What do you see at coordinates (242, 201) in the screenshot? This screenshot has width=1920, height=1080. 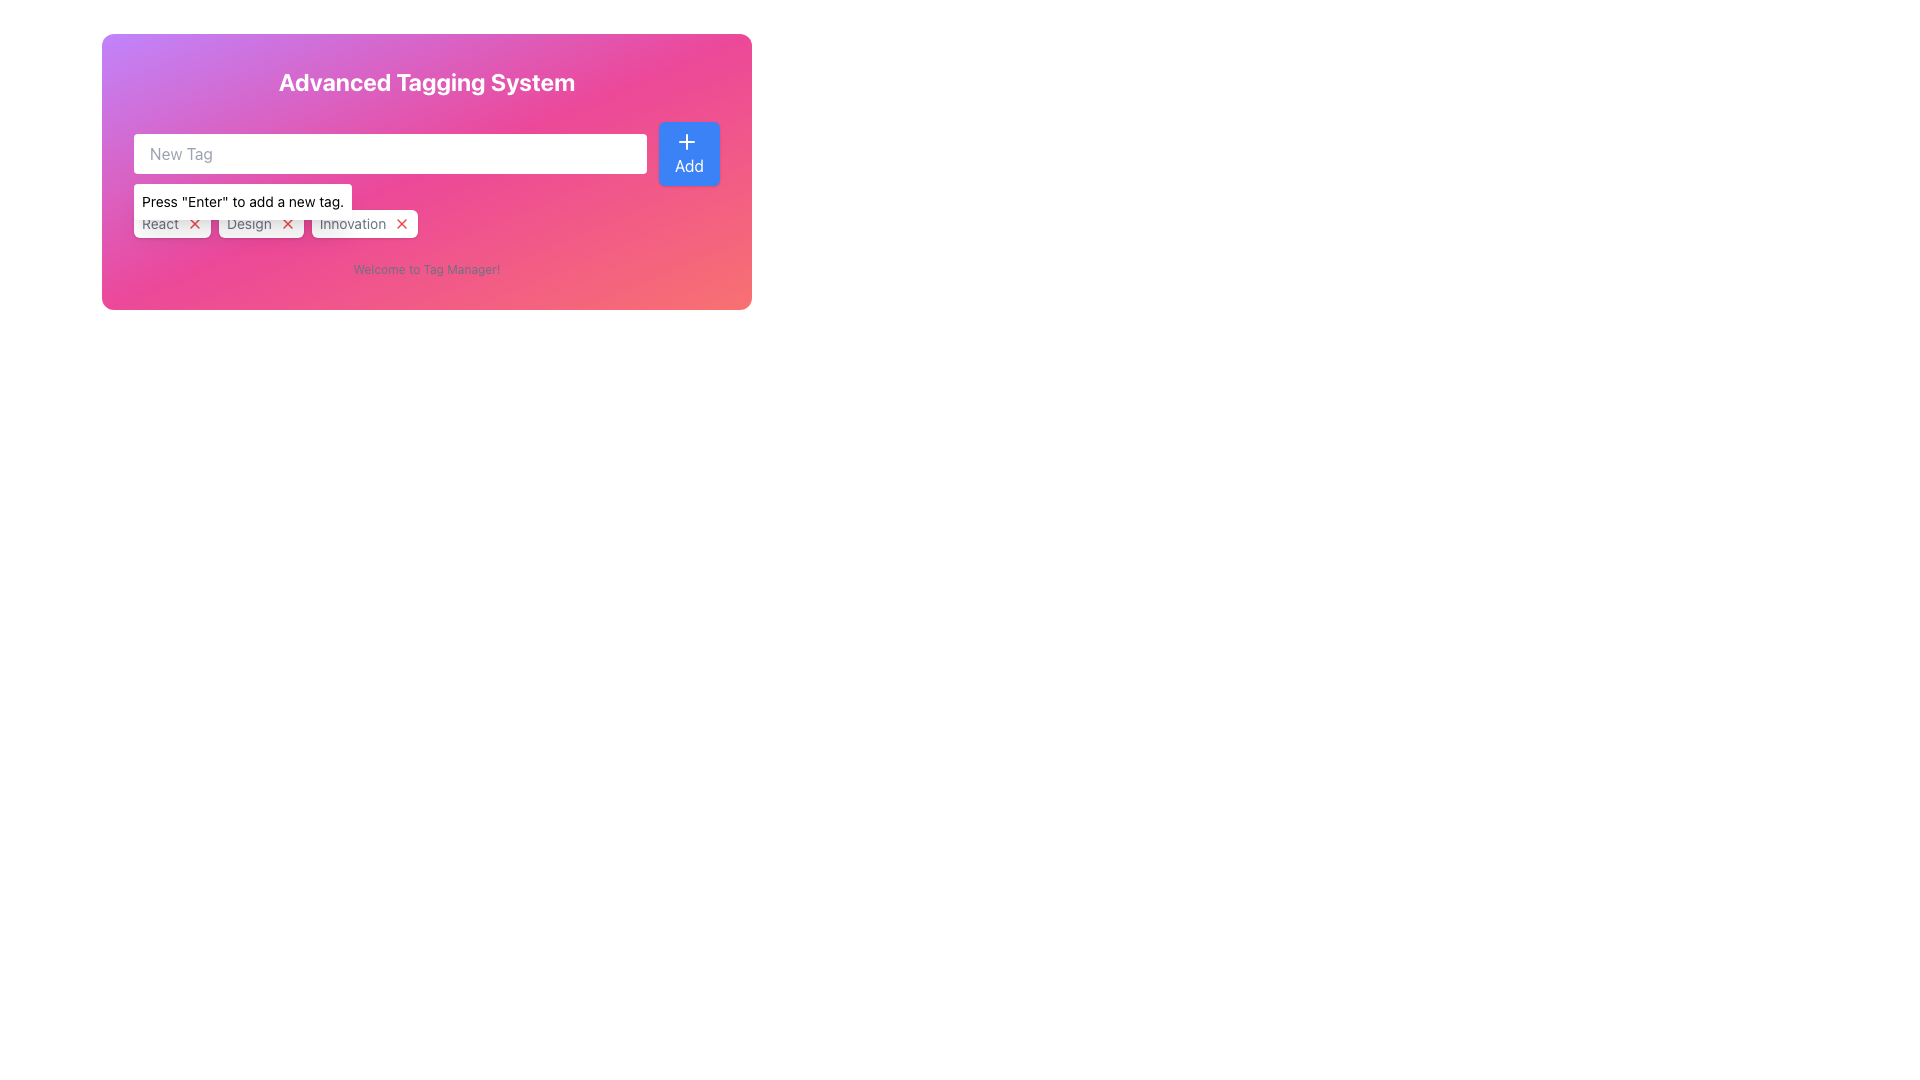 I see `the instructional tooltip that guides users on how to add a new tag using the Enter key, located directly below the 'New Tag' input field` at bounding box center [242, 201].